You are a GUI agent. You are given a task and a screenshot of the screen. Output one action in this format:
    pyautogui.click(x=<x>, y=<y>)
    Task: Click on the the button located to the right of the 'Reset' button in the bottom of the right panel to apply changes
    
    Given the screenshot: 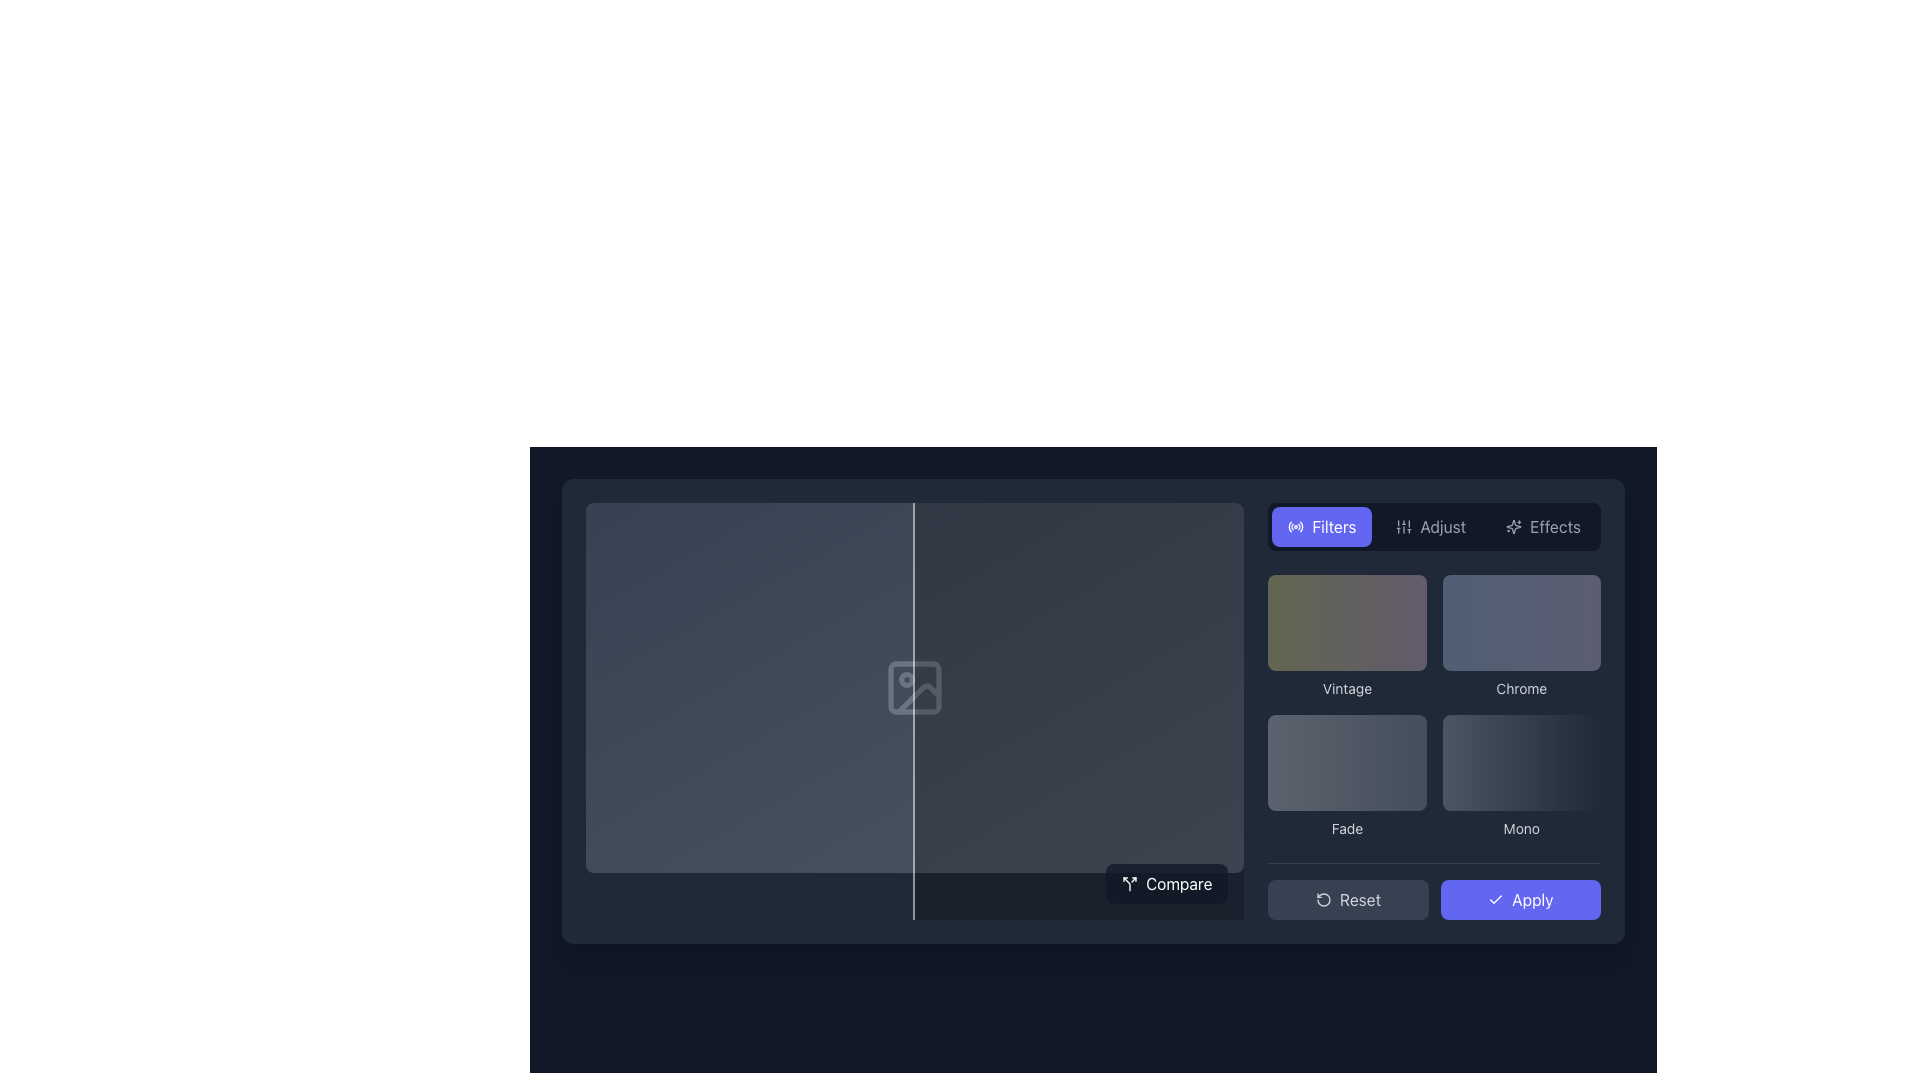 What is the action you would take?
    pyautogui.click(x=1433, y=890)
    